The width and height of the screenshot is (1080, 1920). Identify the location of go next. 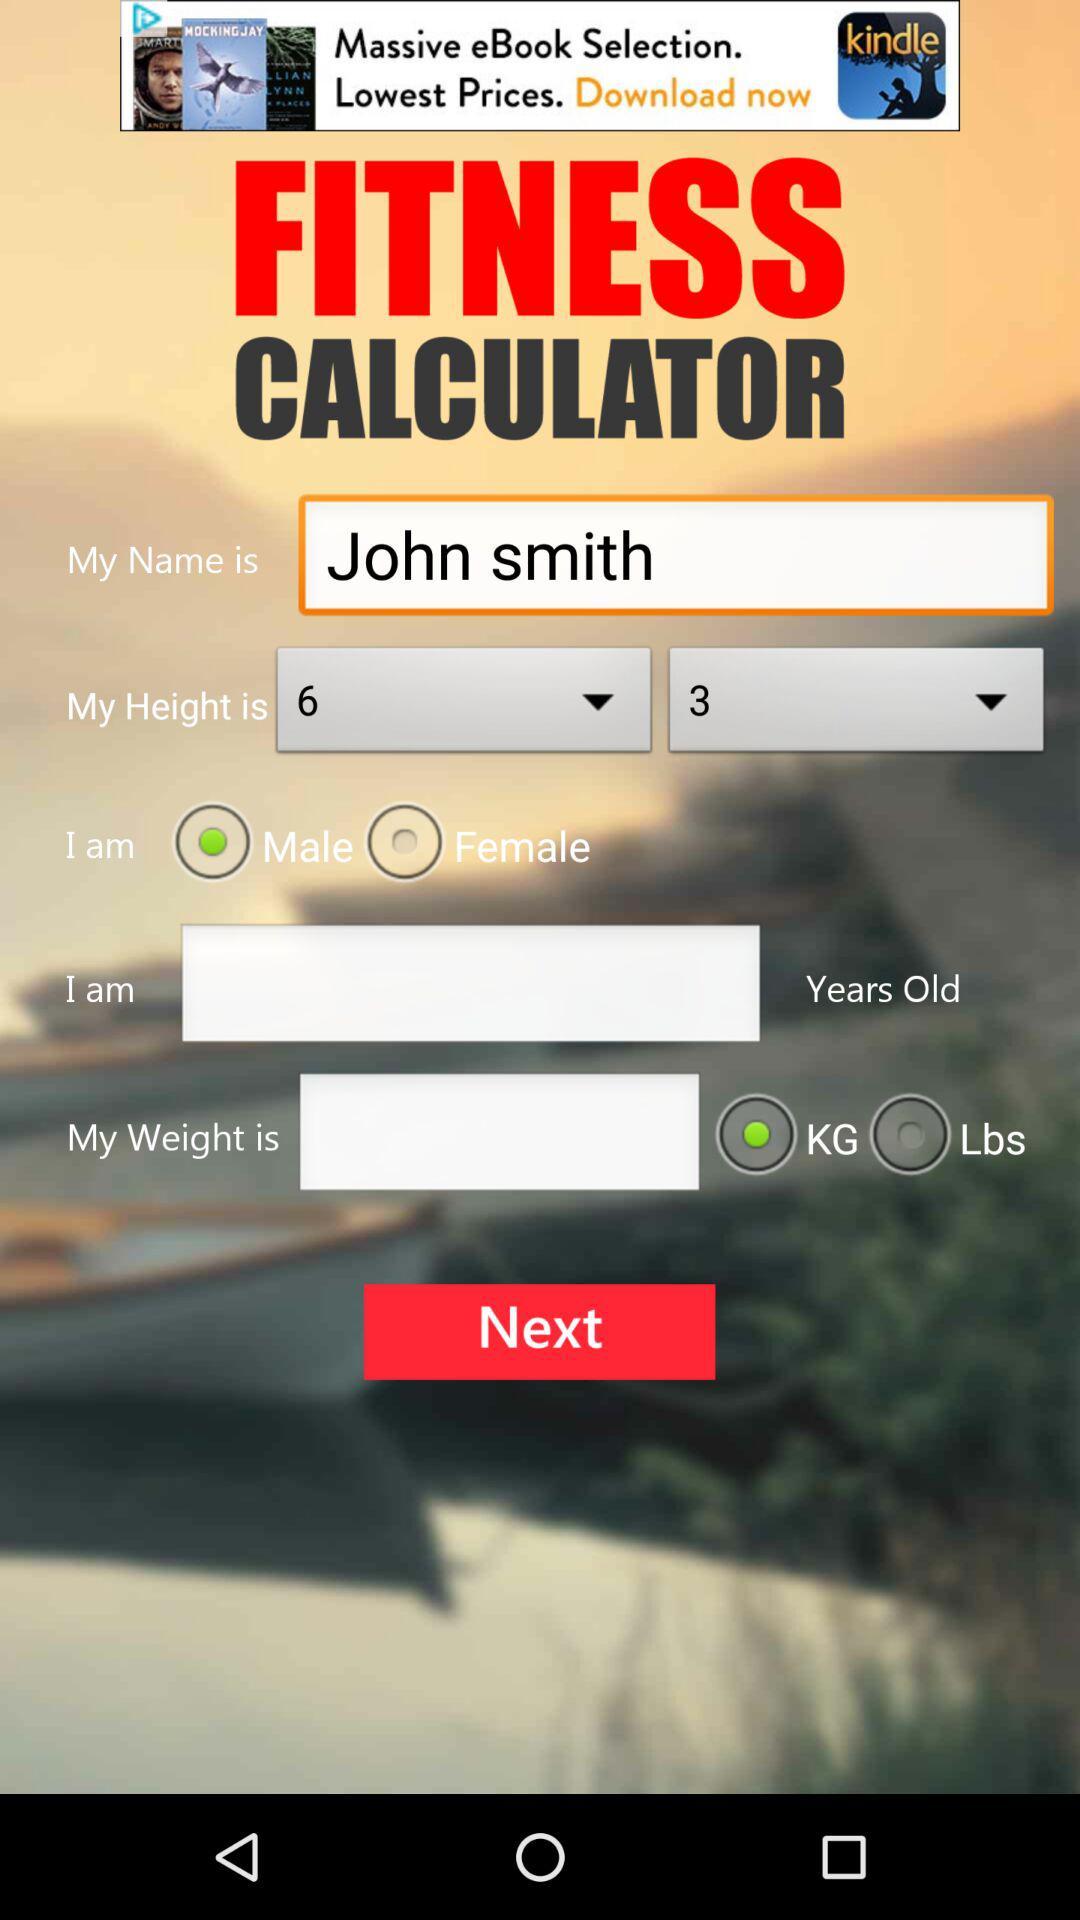
(538, 1331).